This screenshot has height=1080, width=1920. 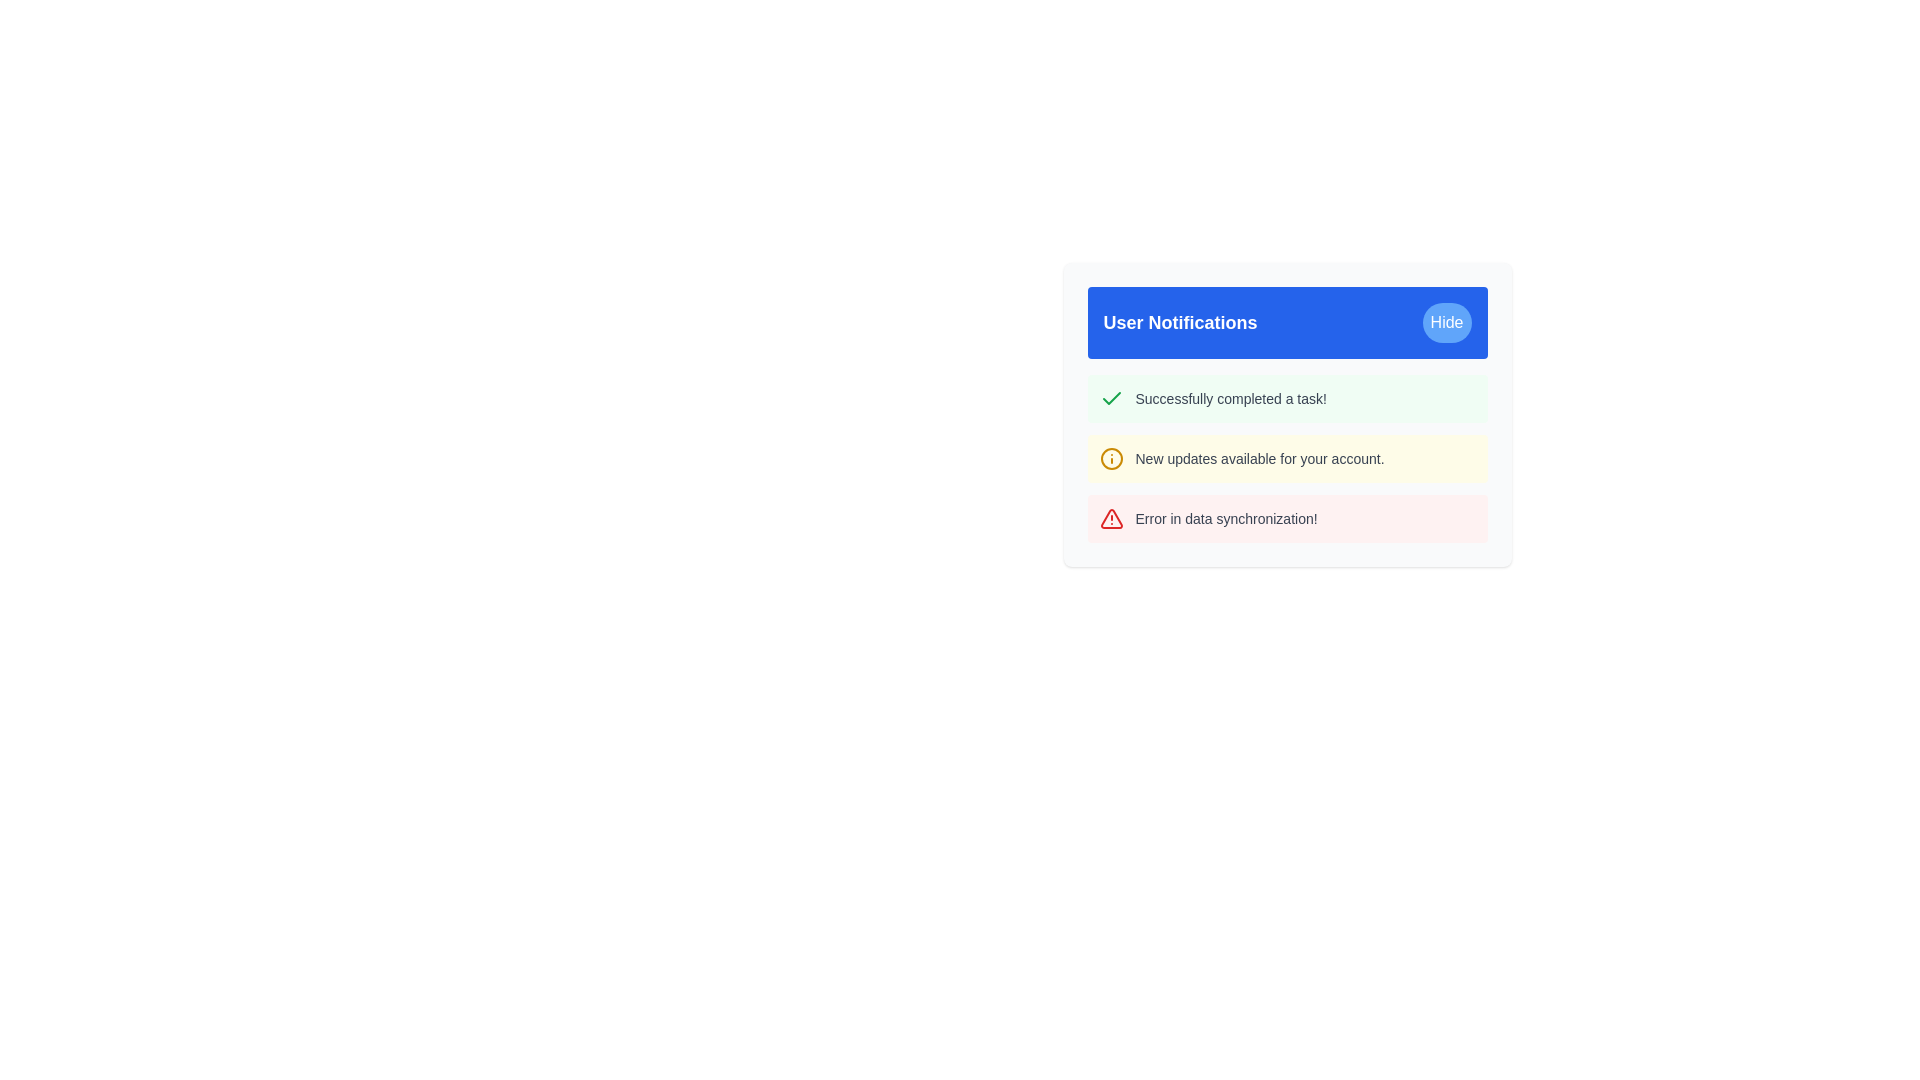 What do you see at coordinates (1287, 518) in the screenshot?
I see `notification message displayed in the notification bubble with a light red background containing the text 'Error in data synchronization!'` at bounding box center [1287, 518].